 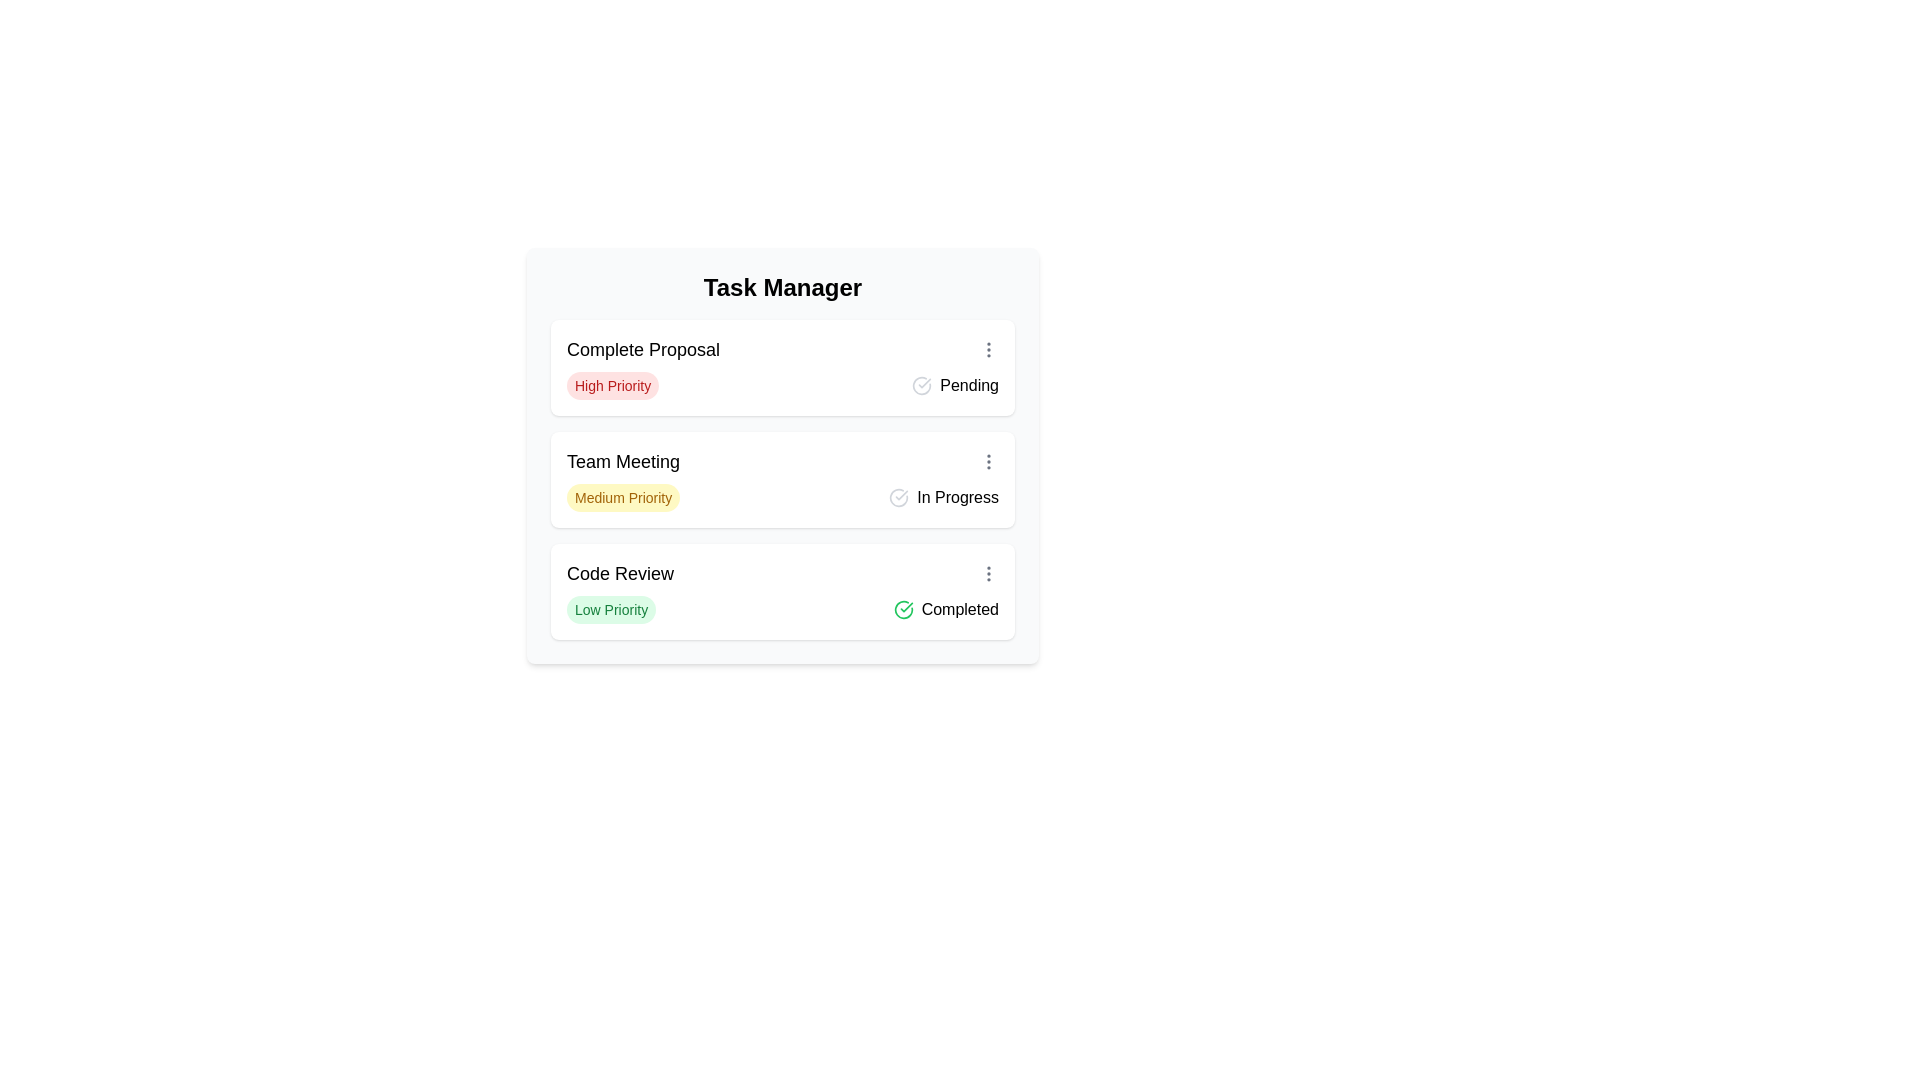 I want to click on the circular gray icon with a checkmark inside, indicating a pending status, located to the left of the 'Pending' text in the 'Complete Proposal' task row, so click(x=921, y=385).